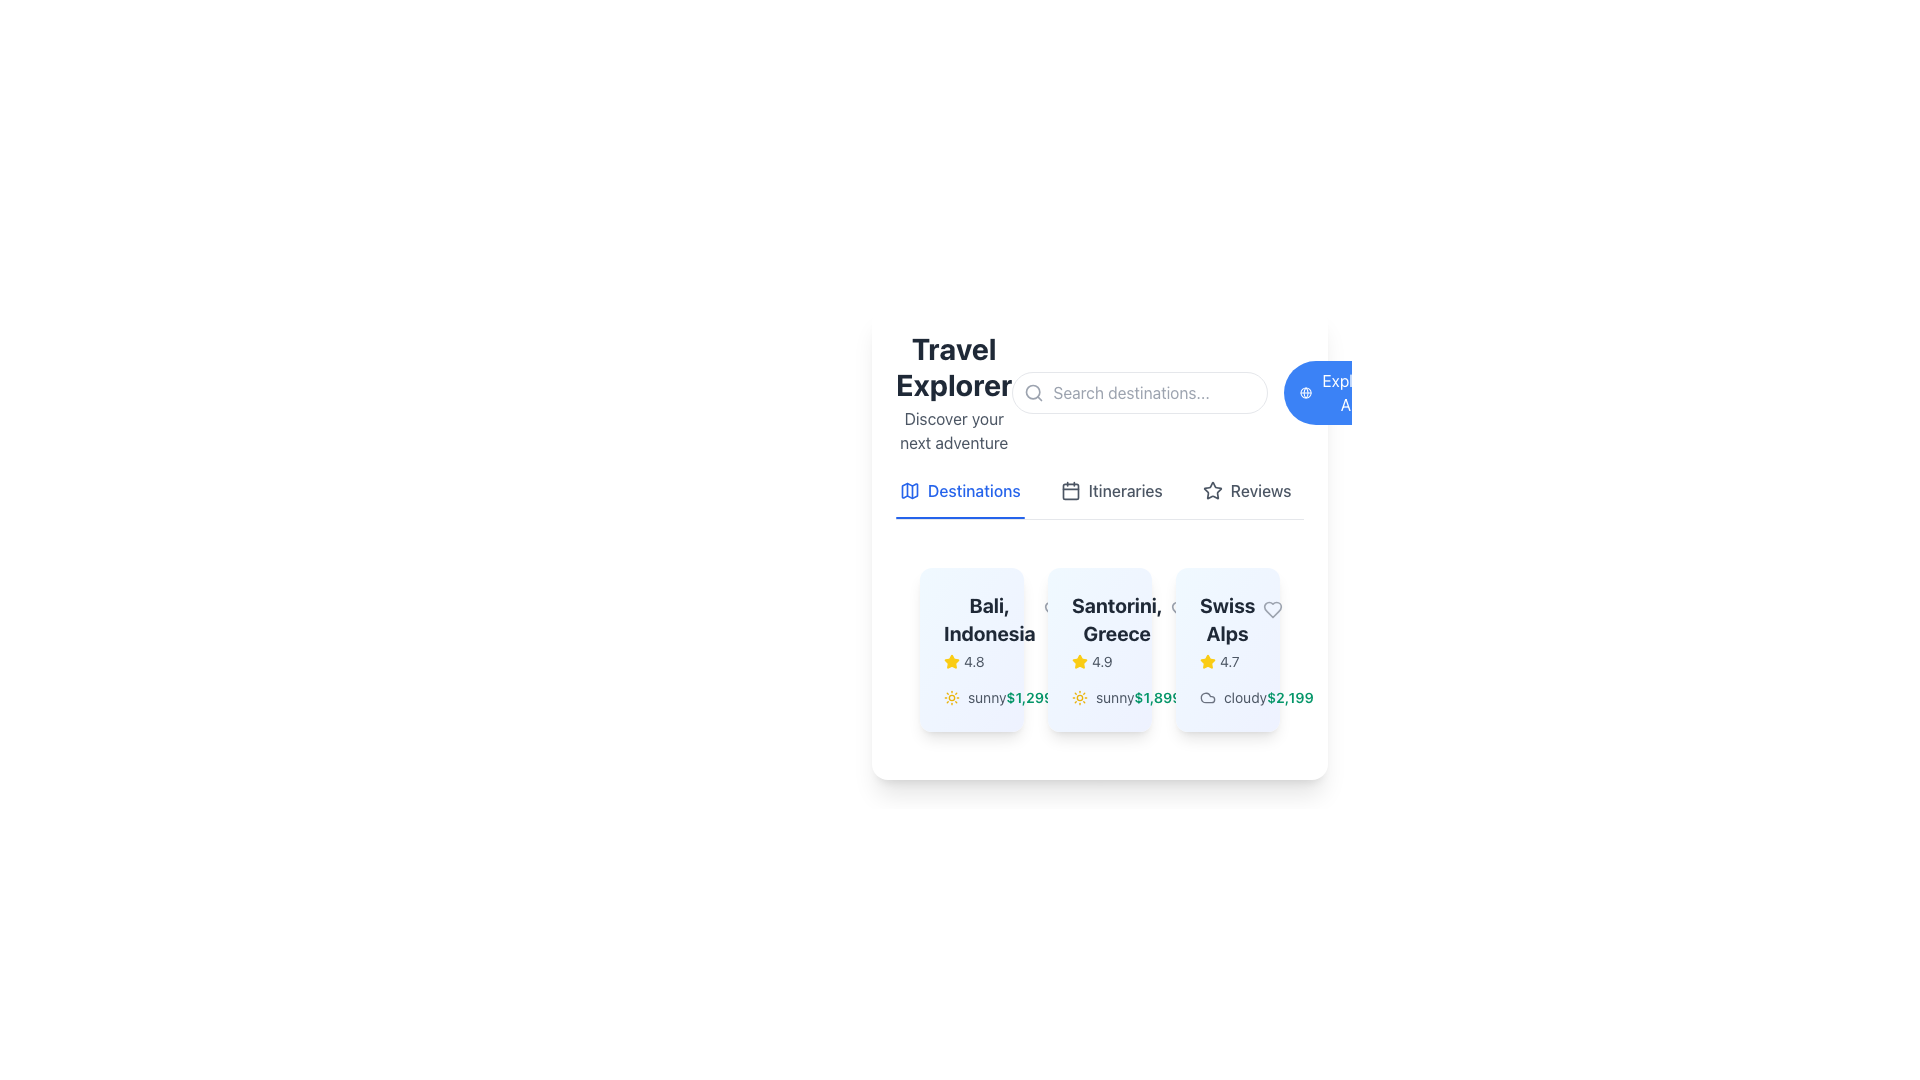 The image size is (1920, 1080). I want to click on rating value displayed in the text label indicating user reviews, positioned to the right of the yellow star icon on the Swiss Alps card, so click(1228, 662).